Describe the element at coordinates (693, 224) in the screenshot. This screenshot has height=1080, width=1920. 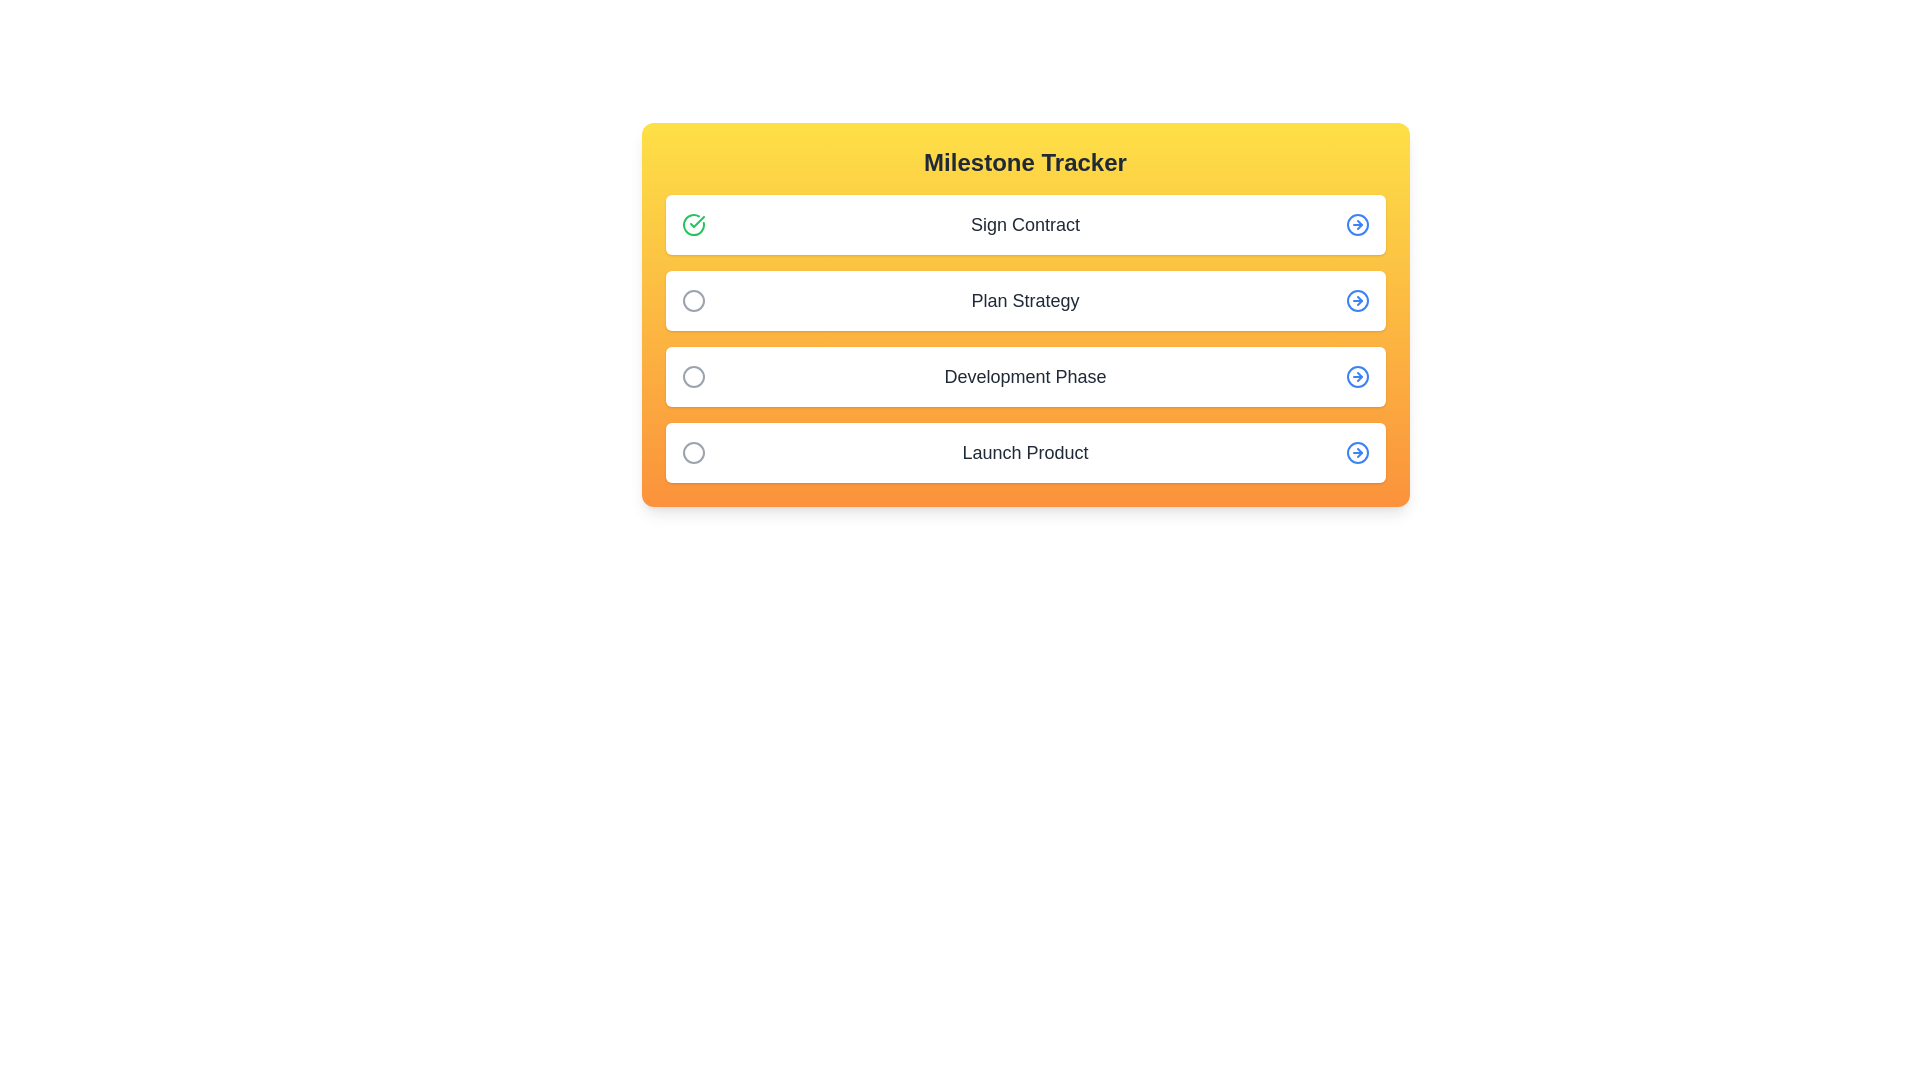
I see `the Checkbox or status indicator for the milestone 'Sign Contract' located in the first row of the 'Milestone Tracker' list` at that location.